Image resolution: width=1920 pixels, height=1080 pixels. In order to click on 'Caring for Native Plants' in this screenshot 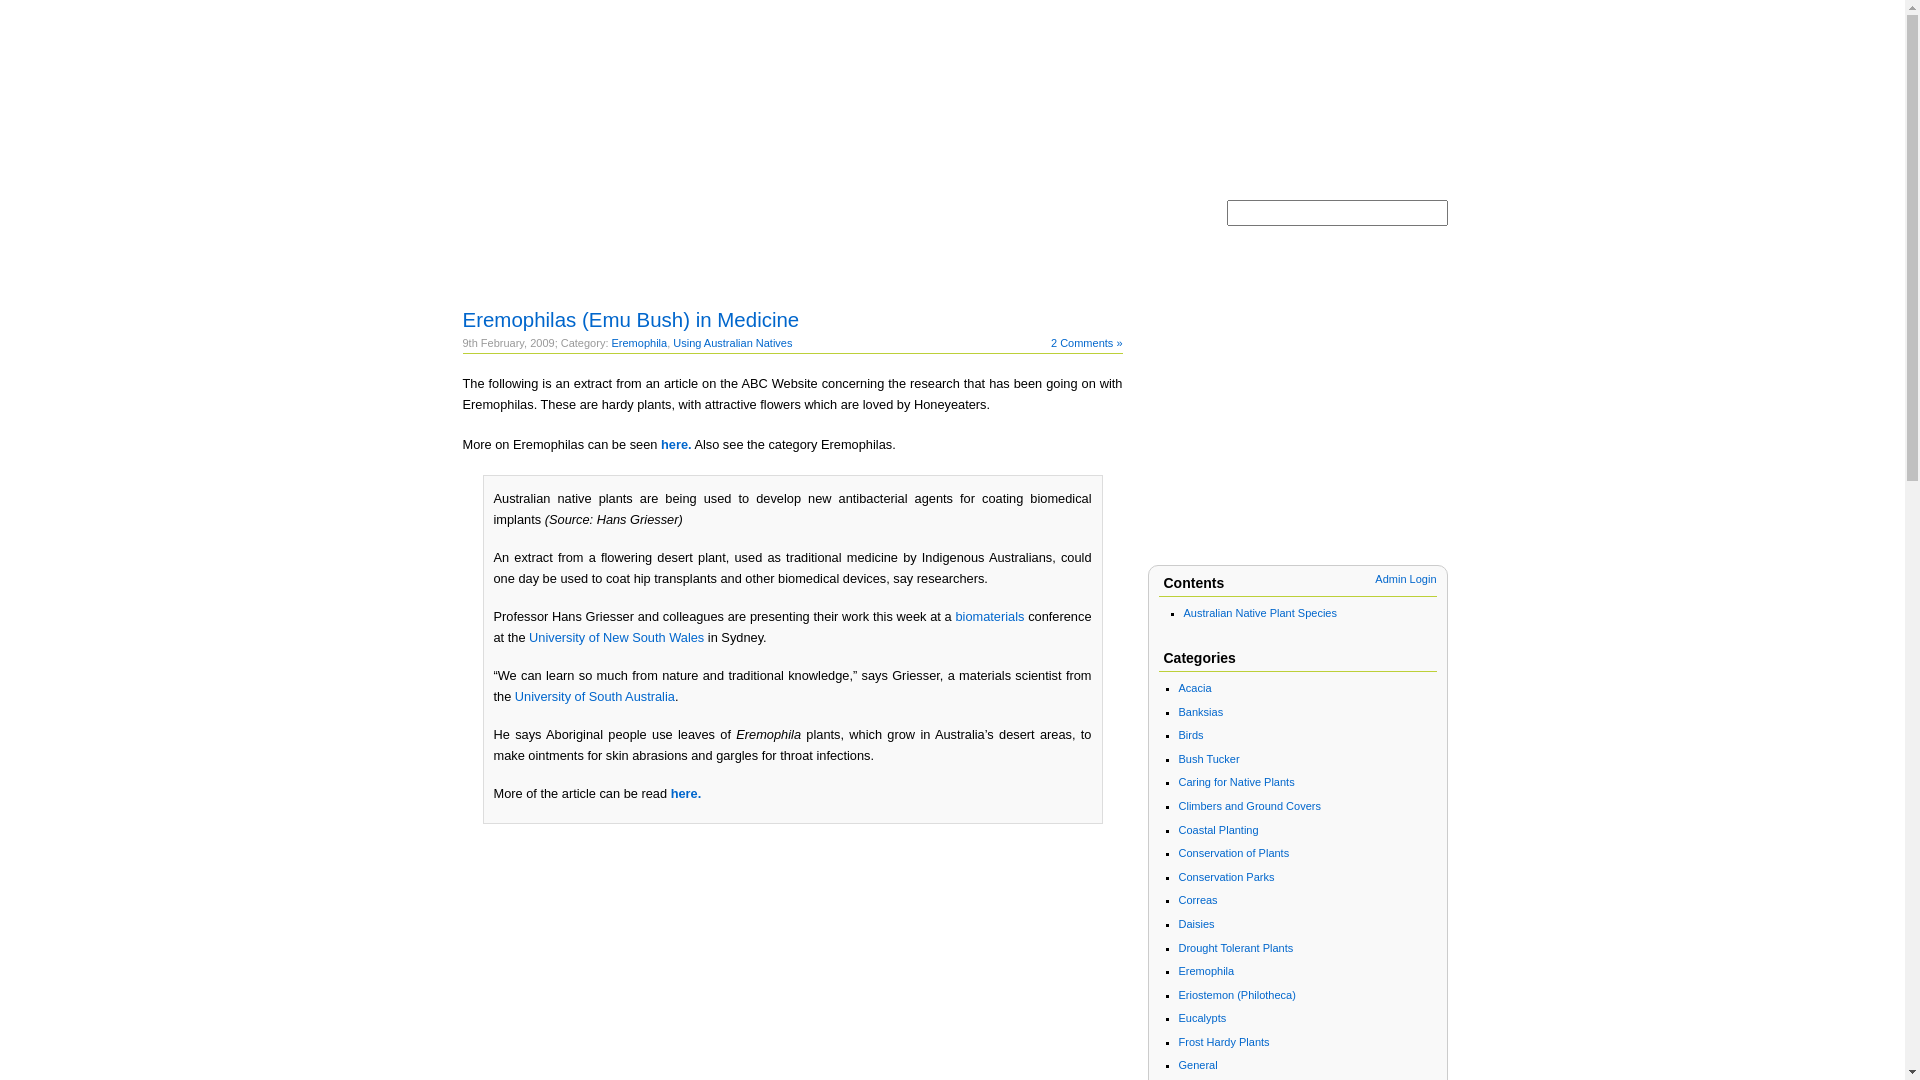, I will do `click(1235, 781)`.